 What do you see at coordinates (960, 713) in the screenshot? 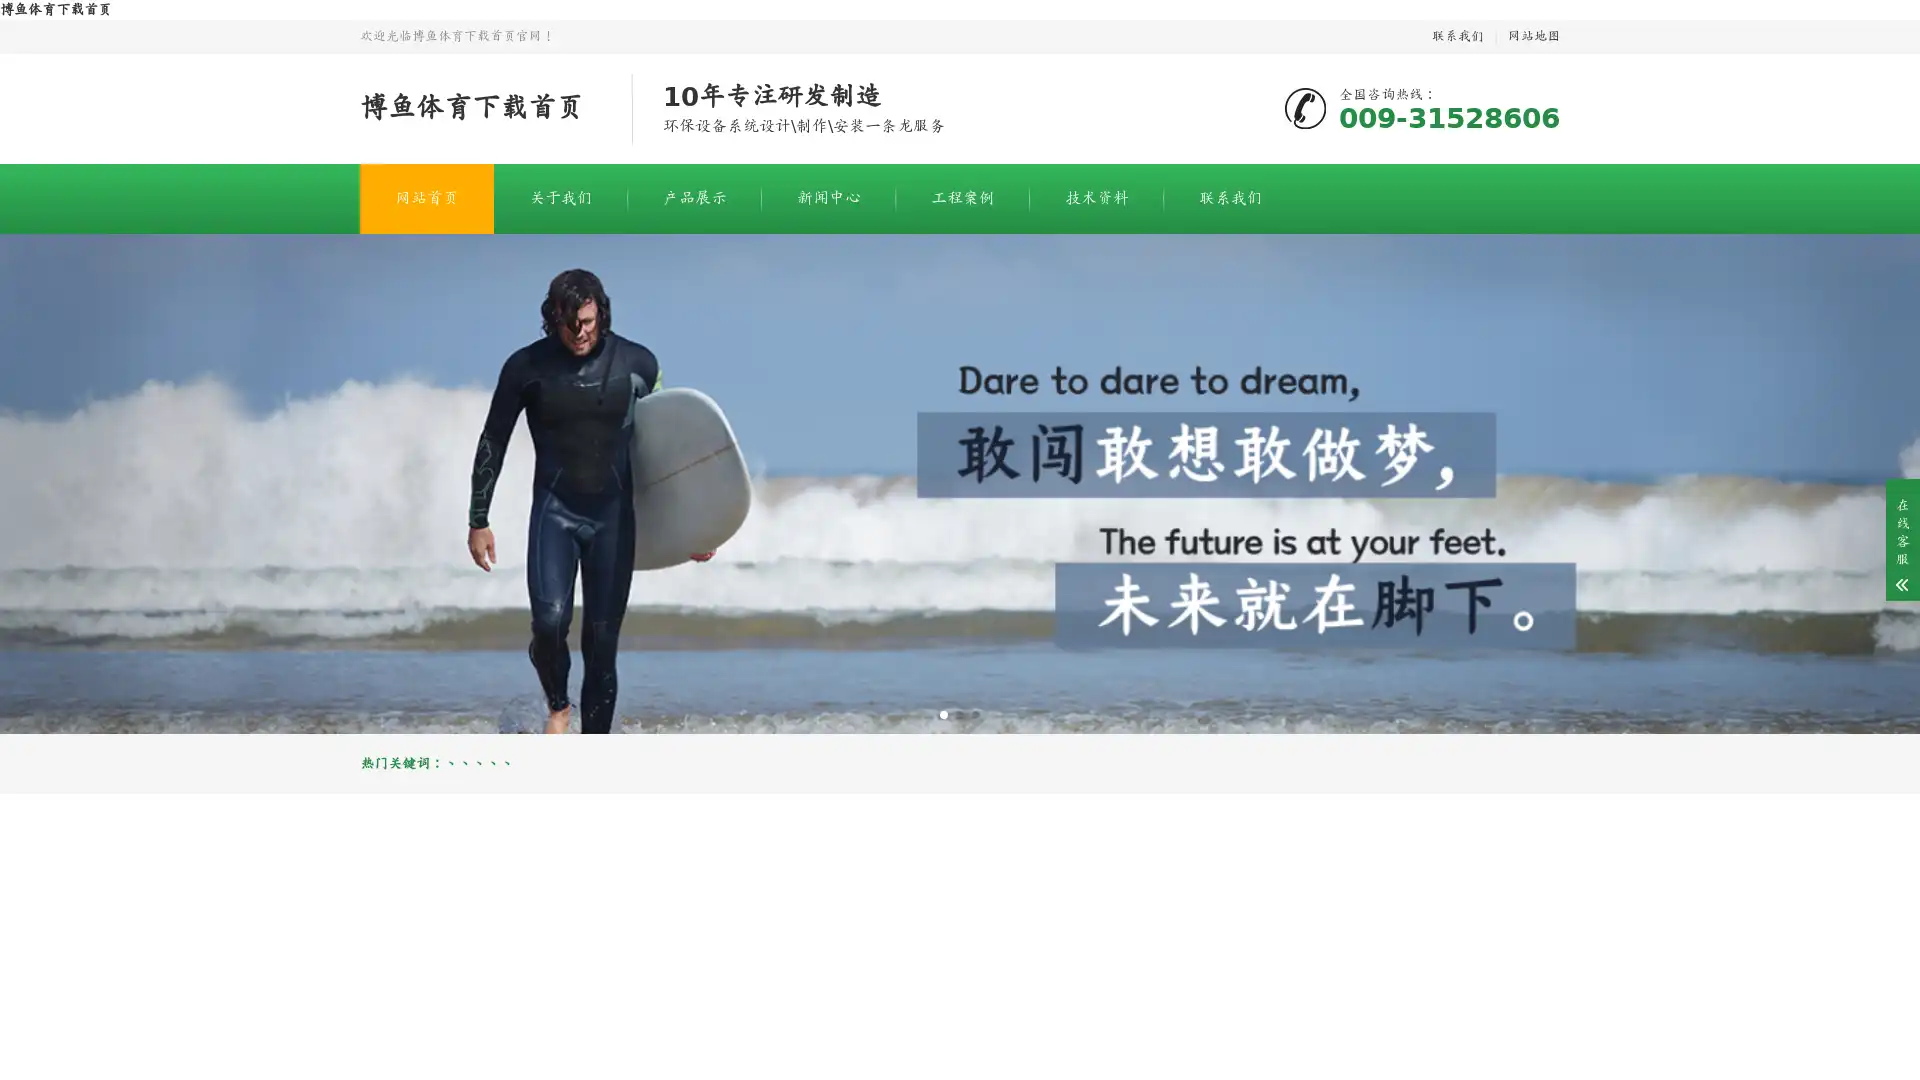
I see `Go to slide 2` at bounding box center [960, 713].